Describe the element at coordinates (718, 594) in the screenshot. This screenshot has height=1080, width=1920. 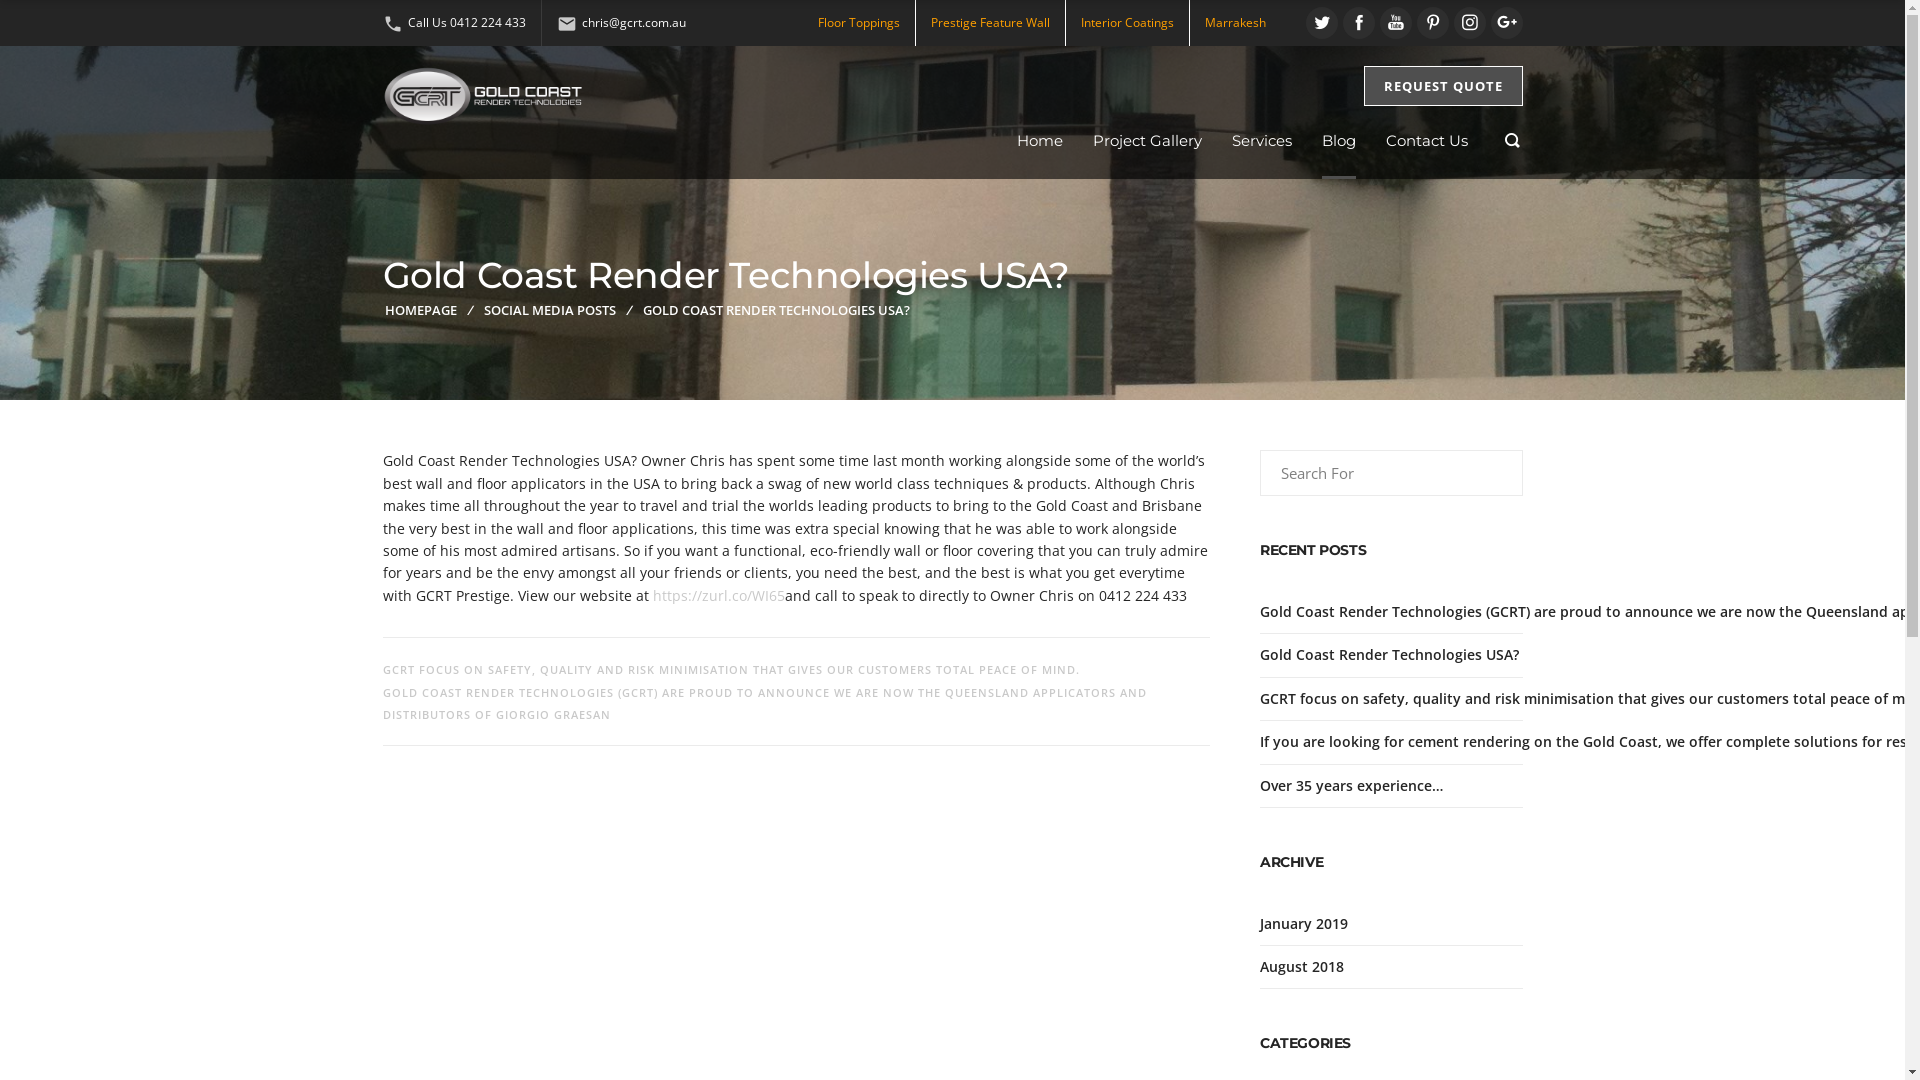
I see `'https://zurl.co/WI65'` at that location.